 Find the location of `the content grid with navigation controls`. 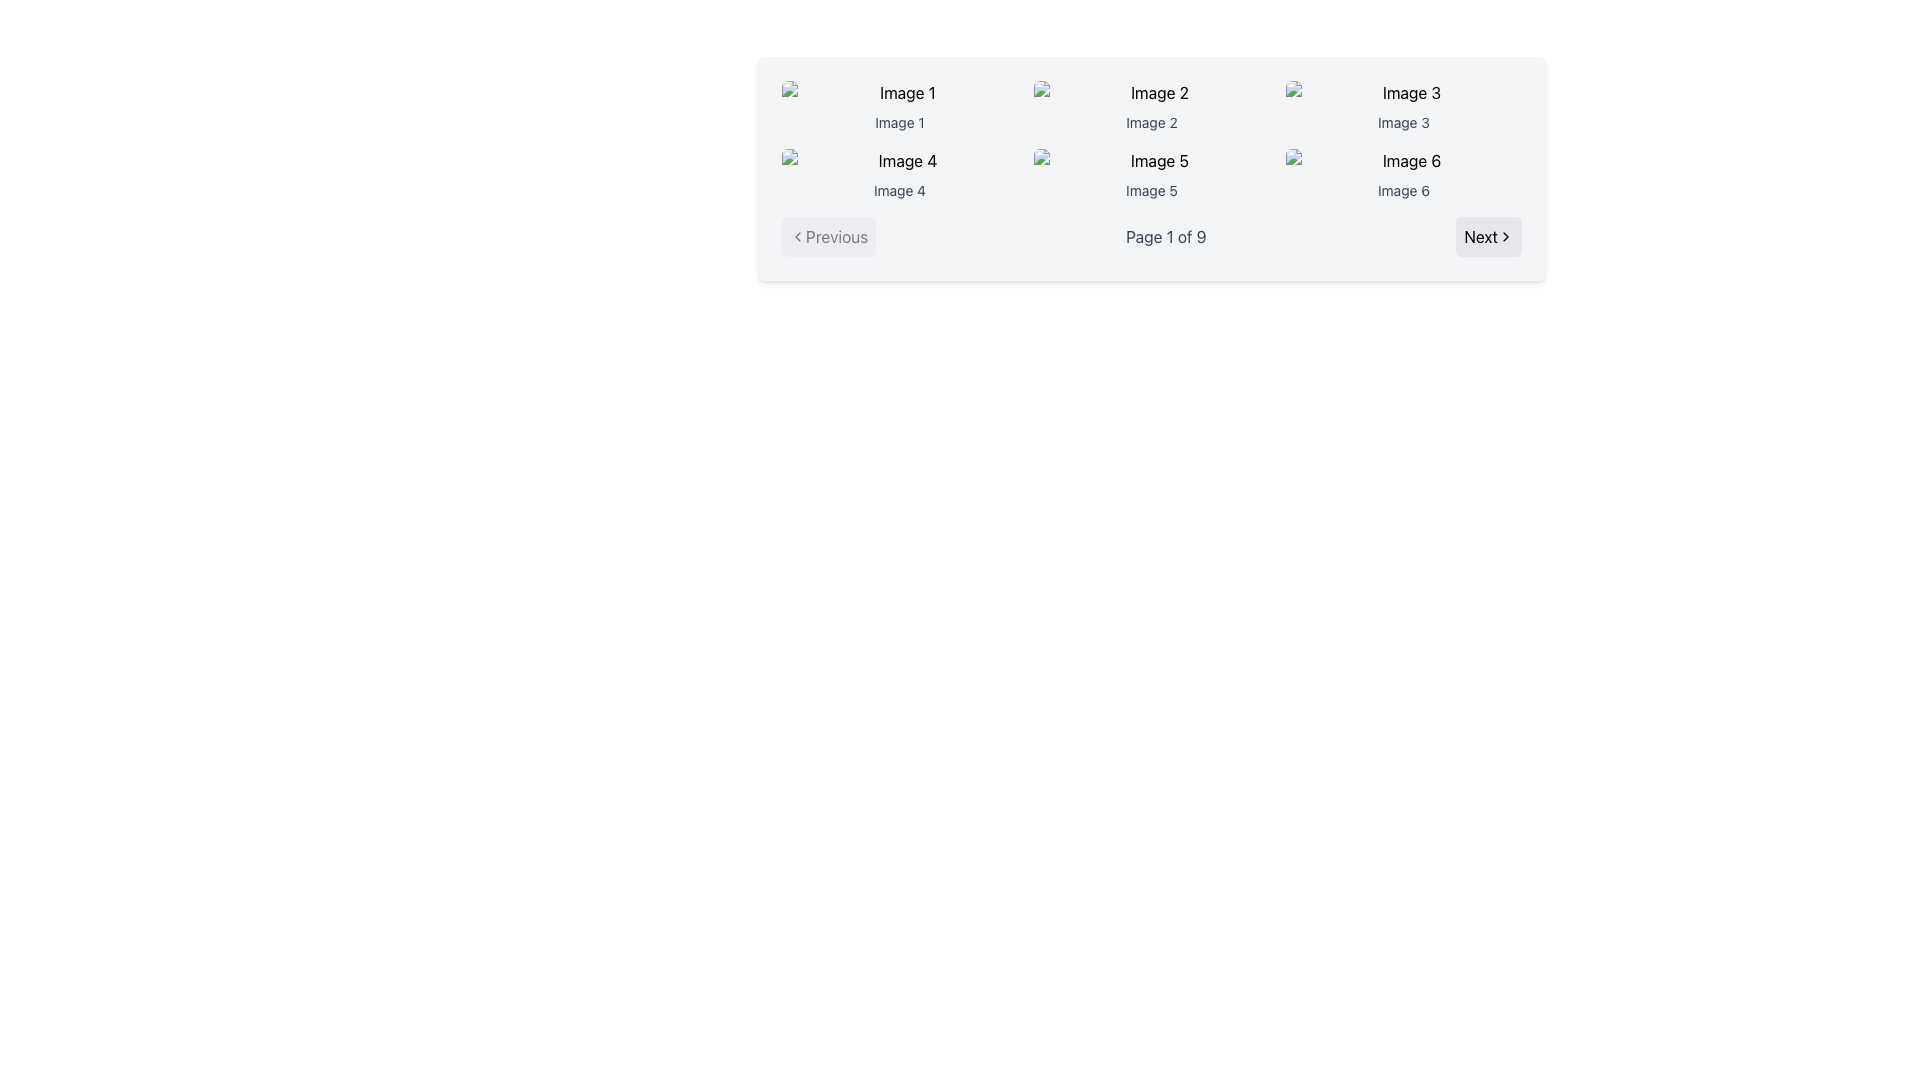

the content grid with navigation controls is located at coordinates (1152, 168).